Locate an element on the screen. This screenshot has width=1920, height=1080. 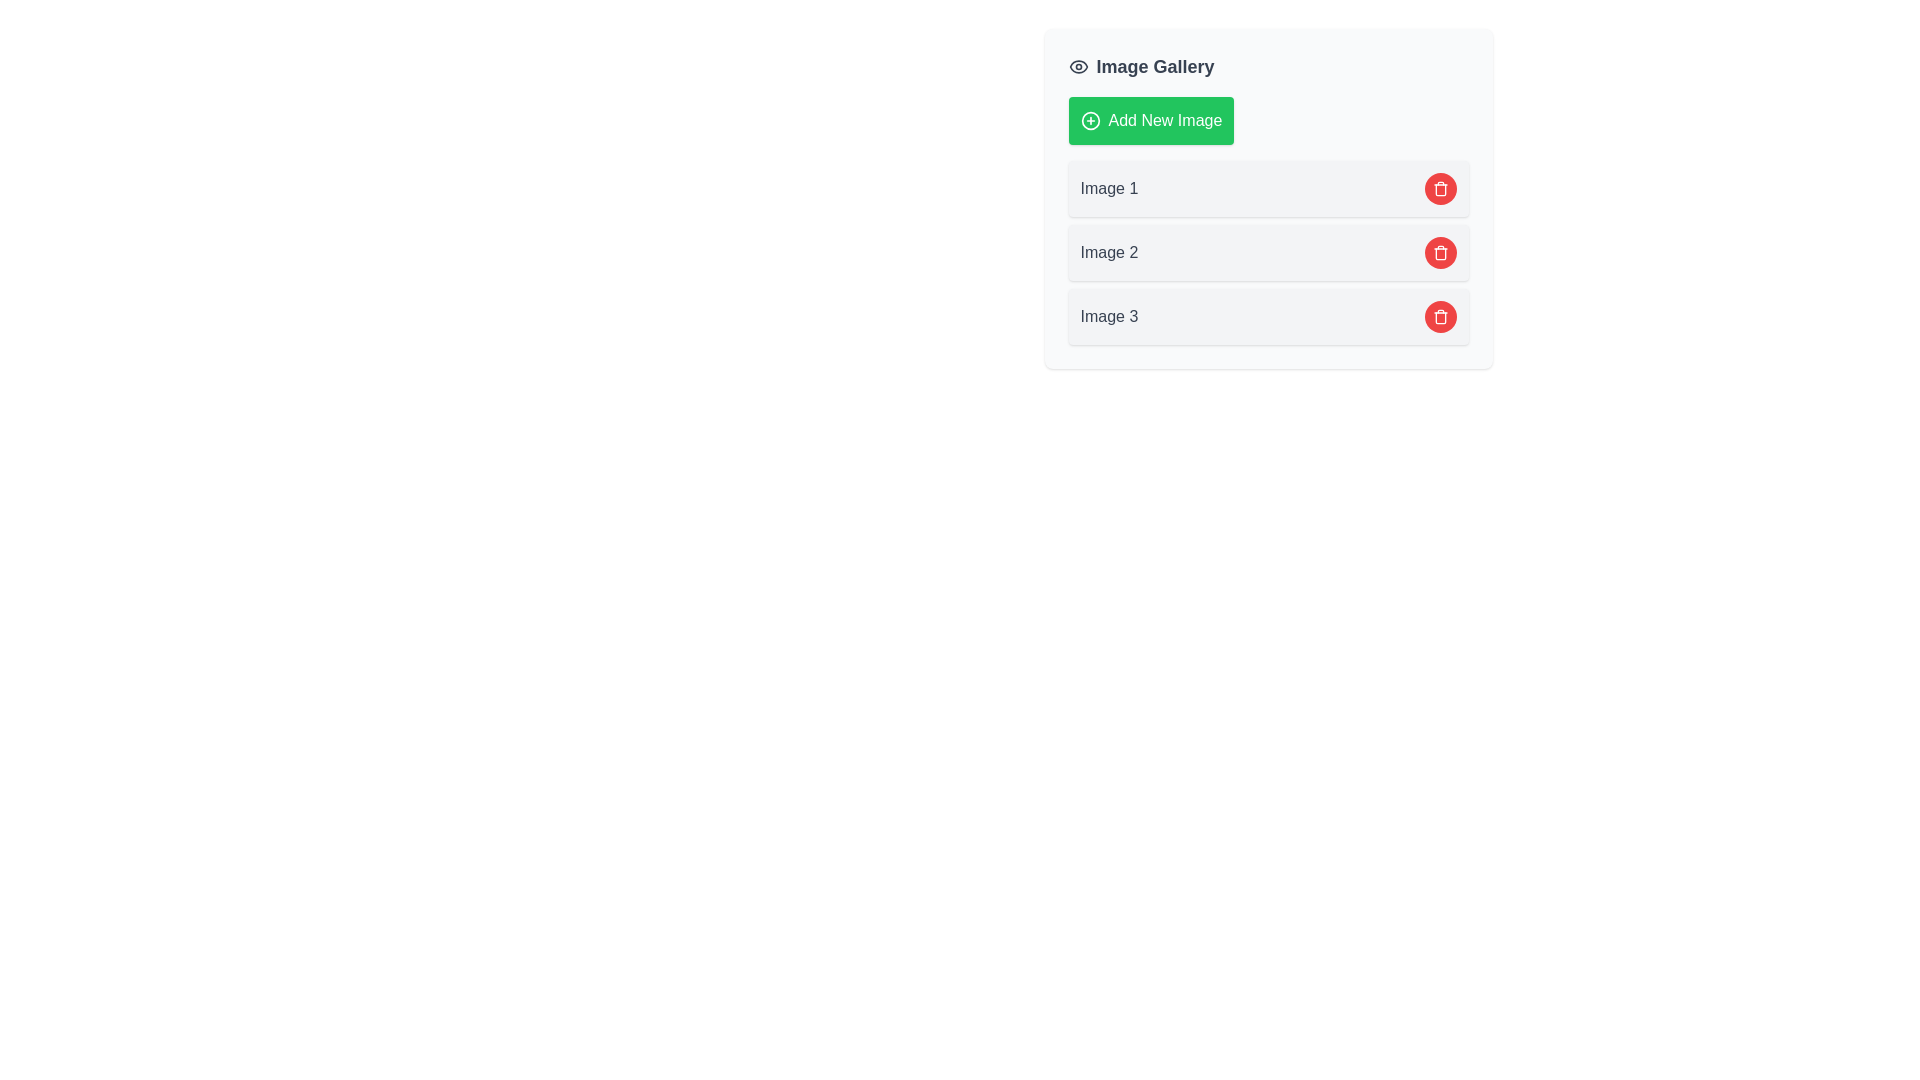
the green 'Add New Image' button with white text and a plus symbol, located near the top of the 'Image Gallery' panel, for a style change is located at coordinates (1151, 120).